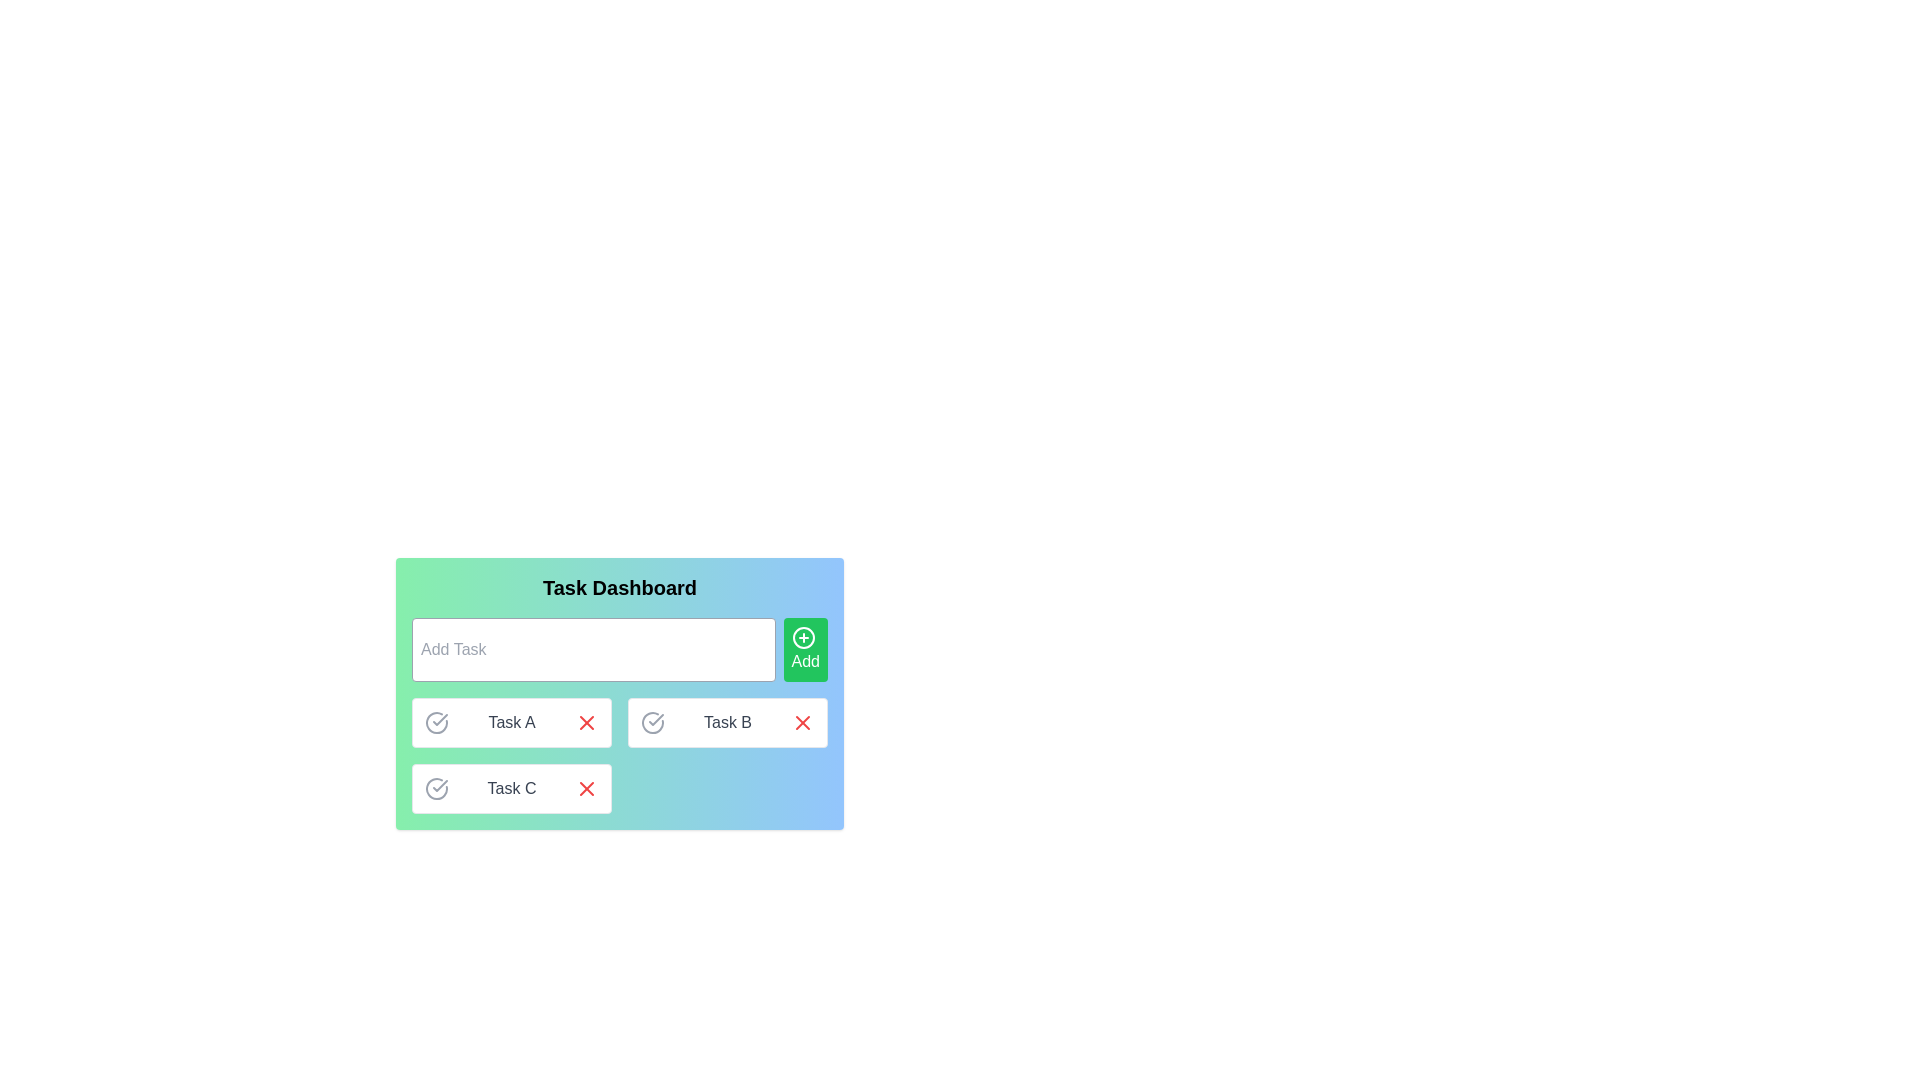  Describe the element at coordinates (802, 722) in the screenshot. I see `the red 'X' icon button located at the far right side of the task block labeled 'Task B'` at that location.